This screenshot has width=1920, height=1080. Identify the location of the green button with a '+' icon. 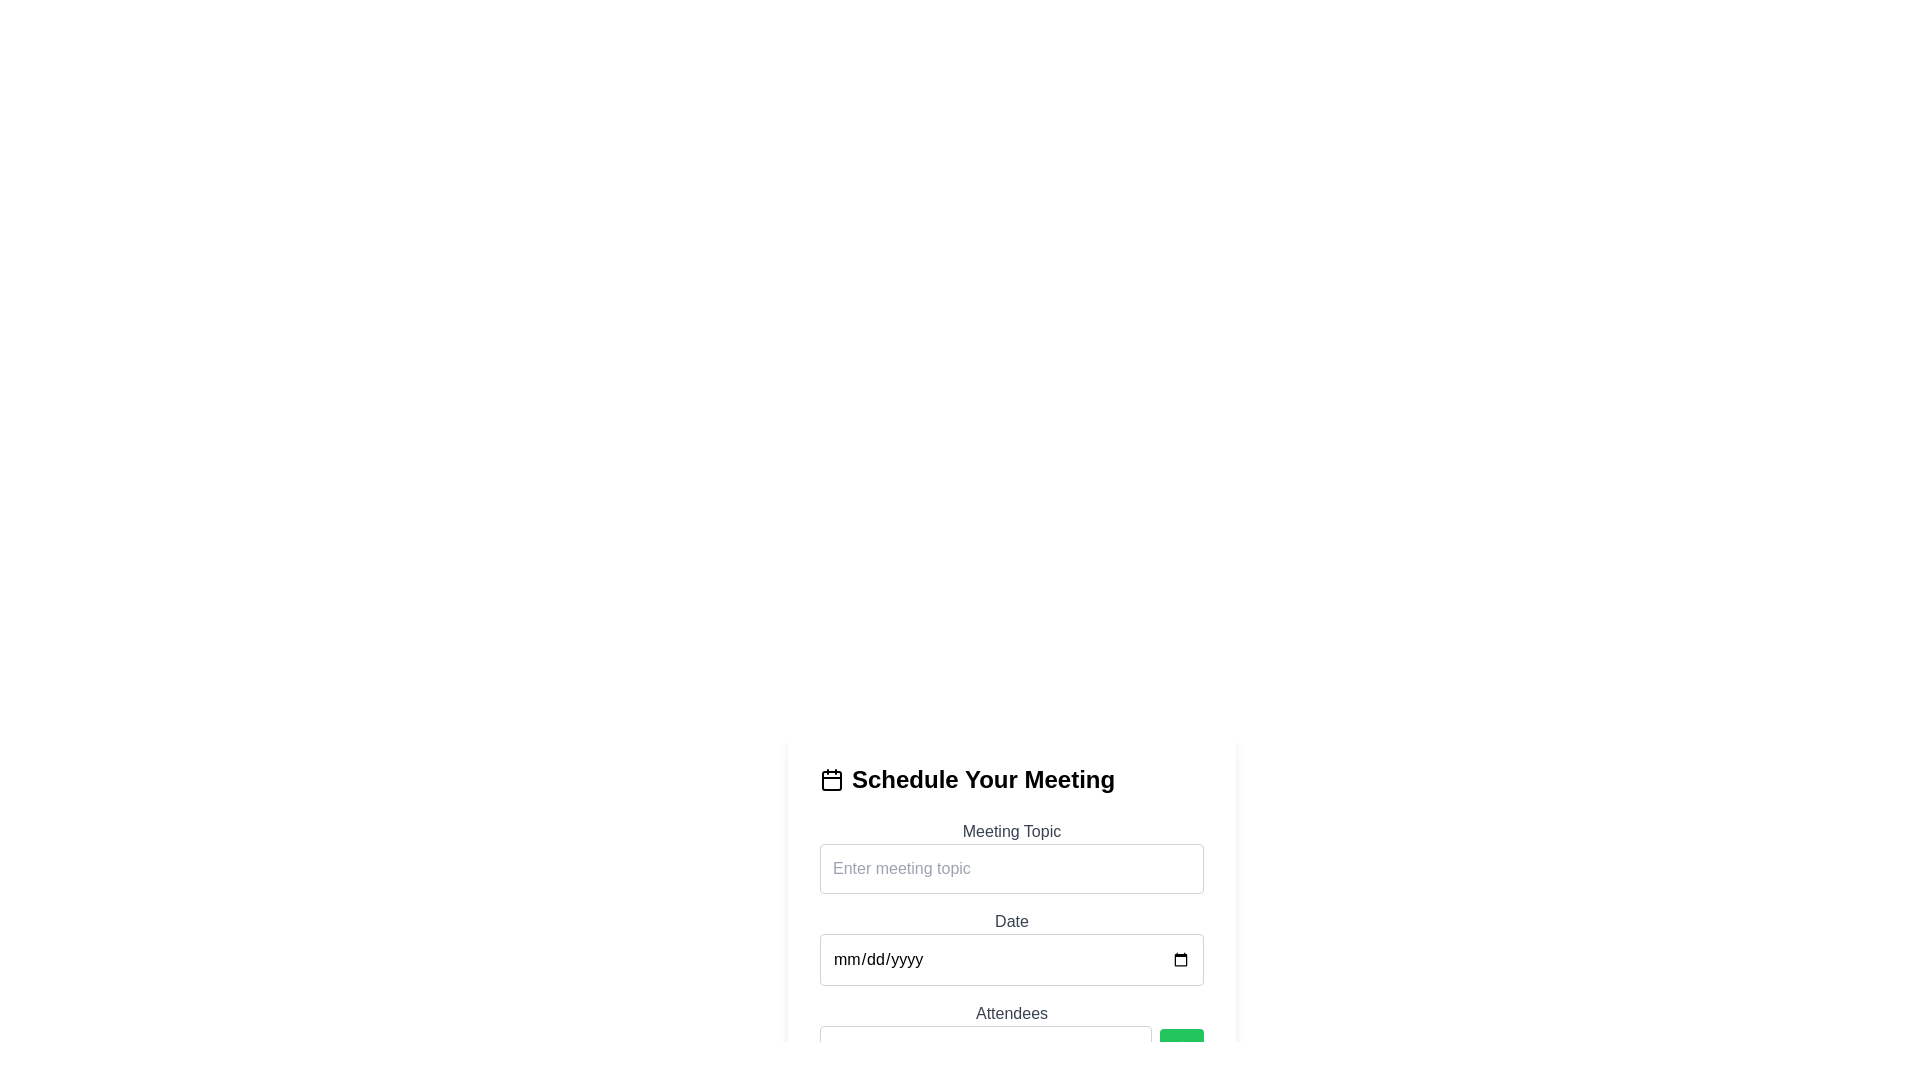
(1181, 1049).